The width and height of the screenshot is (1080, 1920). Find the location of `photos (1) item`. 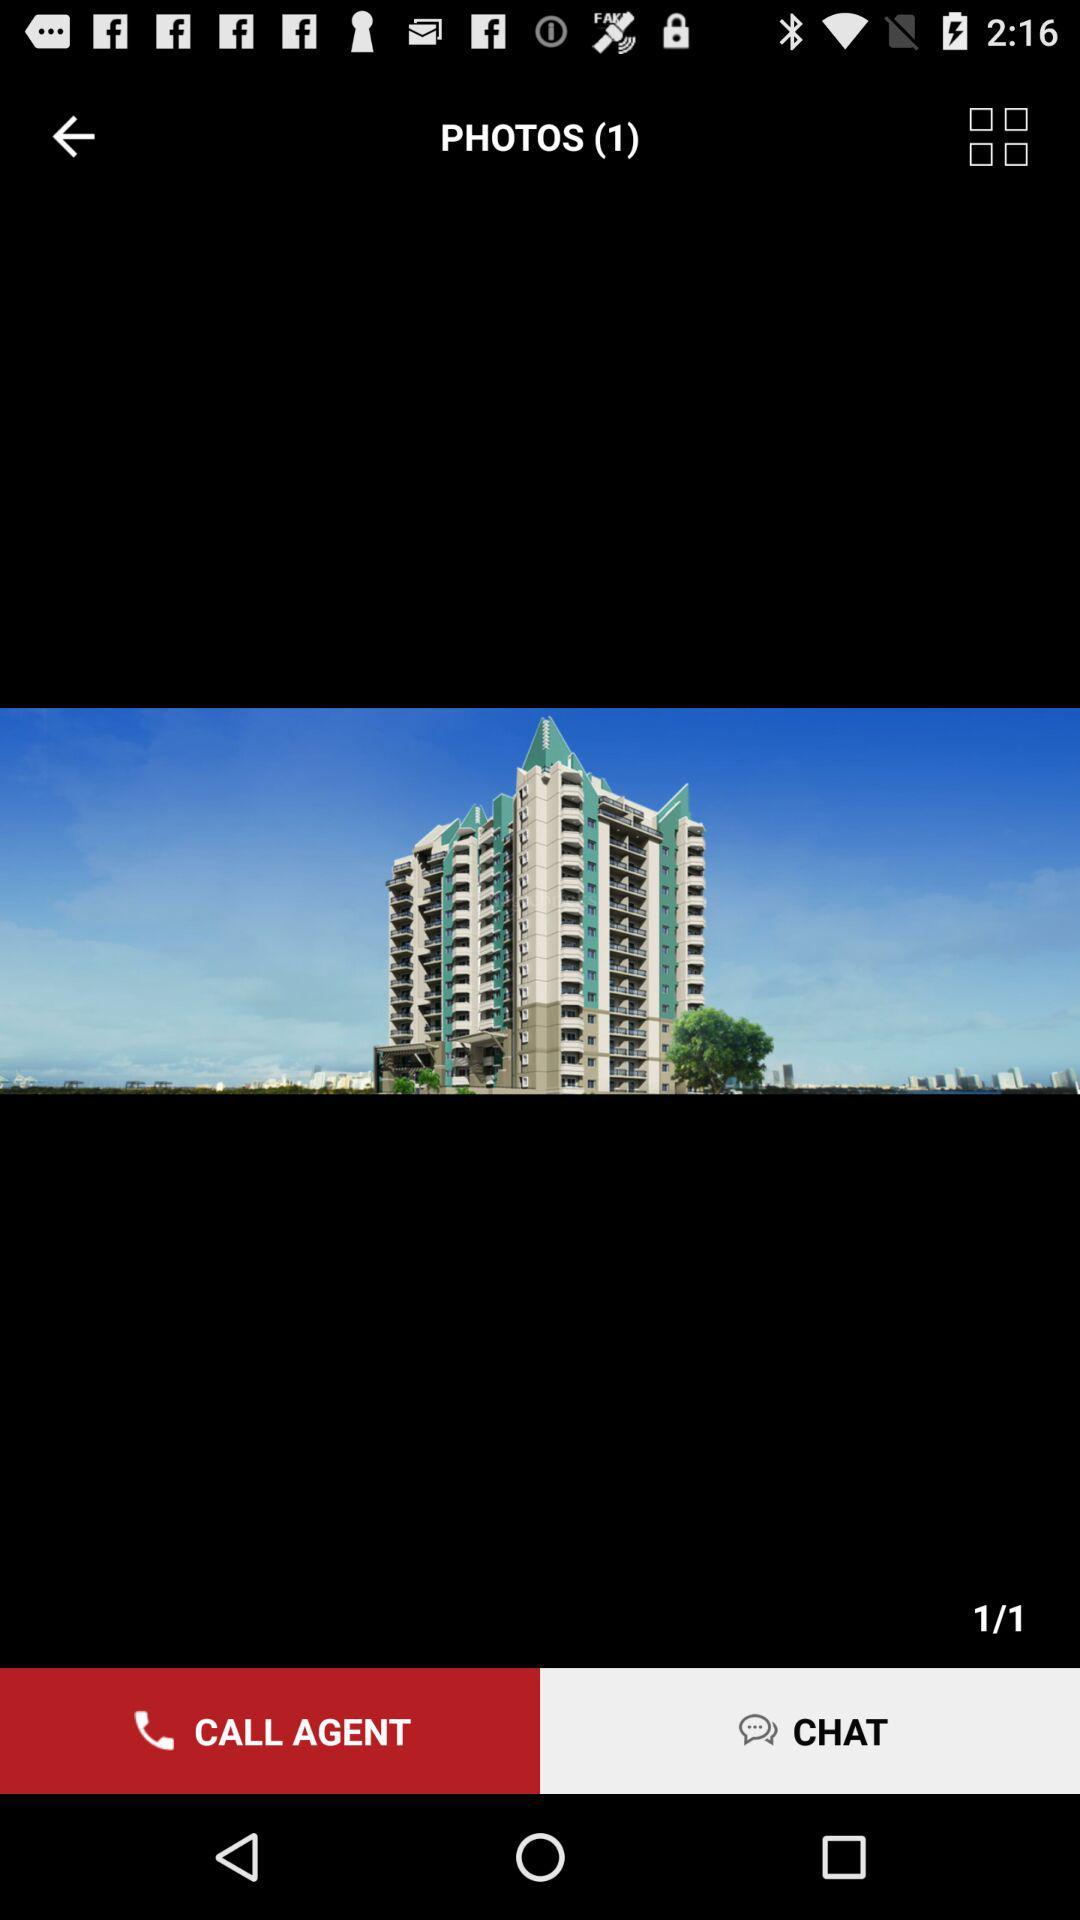

photos (1) item is located at coordinates (540, 135).